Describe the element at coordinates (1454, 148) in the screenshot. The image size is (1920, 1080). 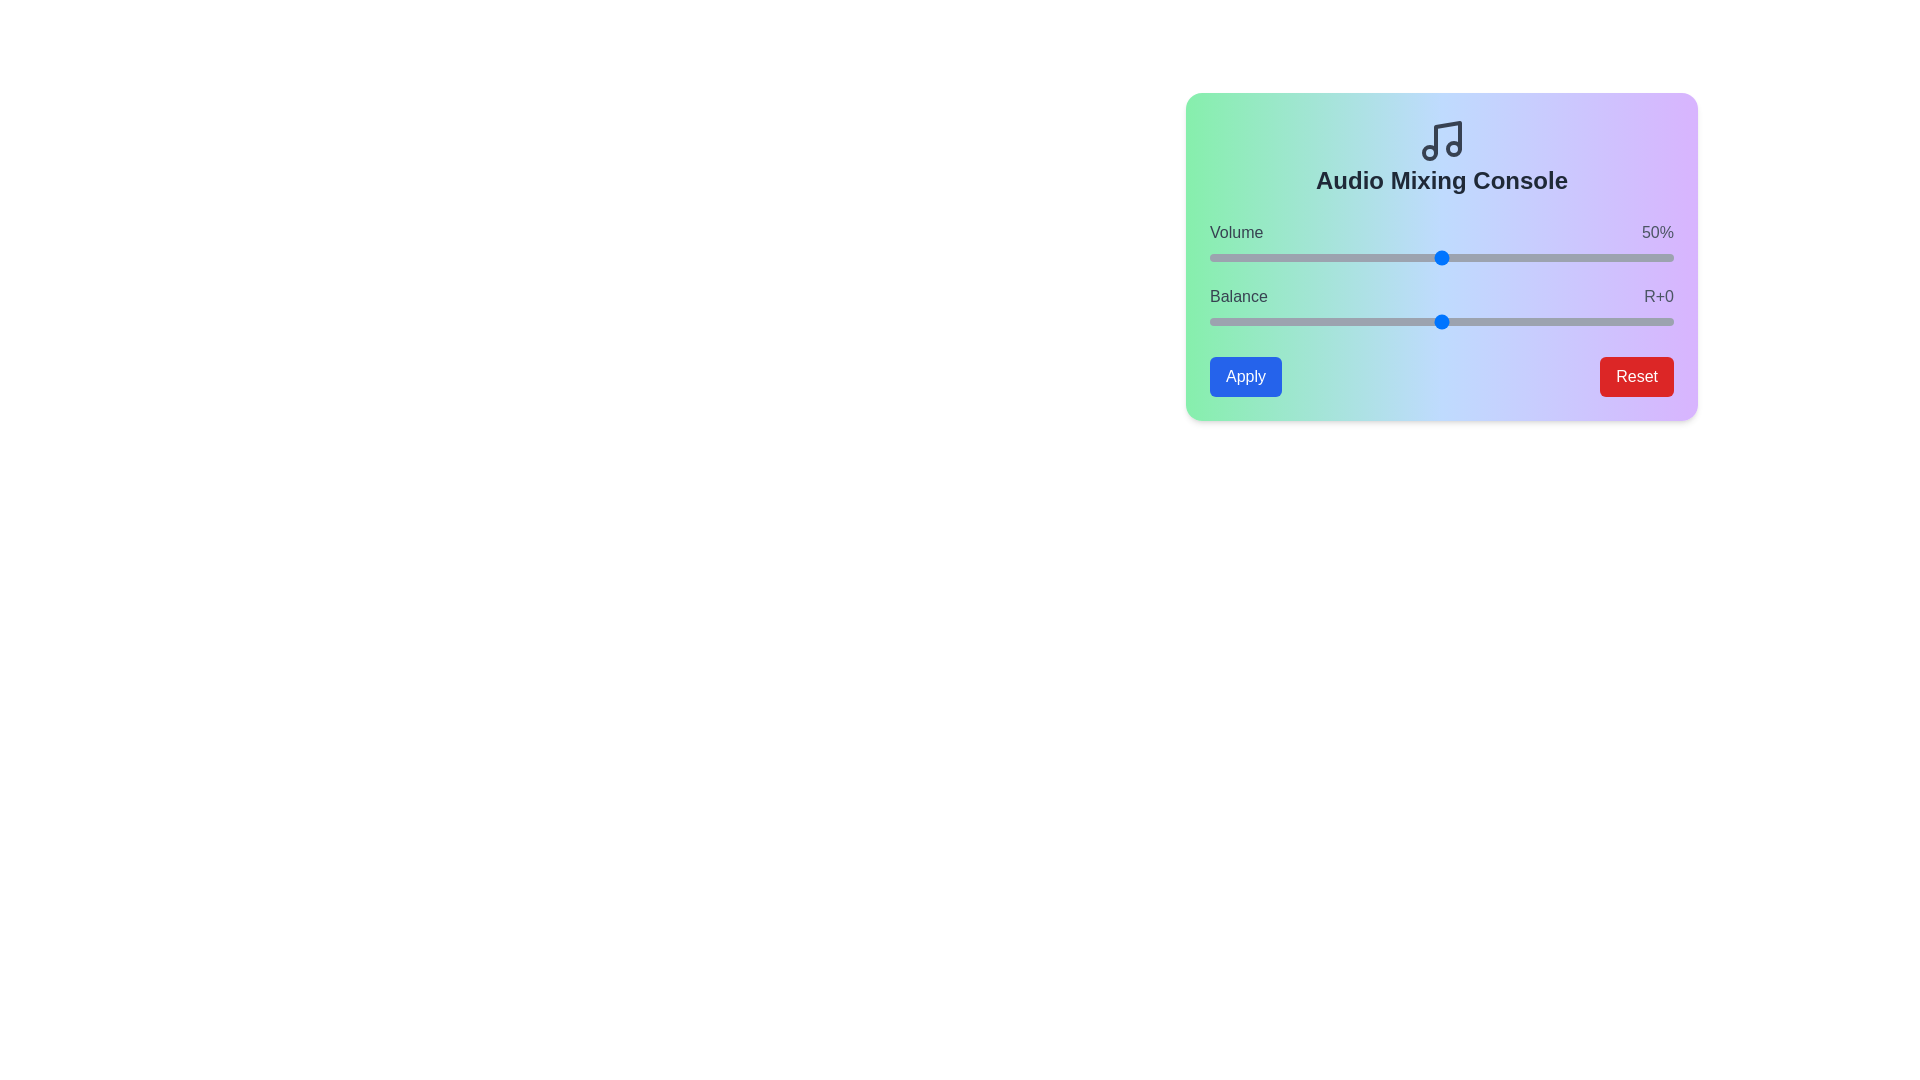
I see `the rightmost circular element of the musical note SVG icon located above the title 'Audio Mixing Console'` at that location.